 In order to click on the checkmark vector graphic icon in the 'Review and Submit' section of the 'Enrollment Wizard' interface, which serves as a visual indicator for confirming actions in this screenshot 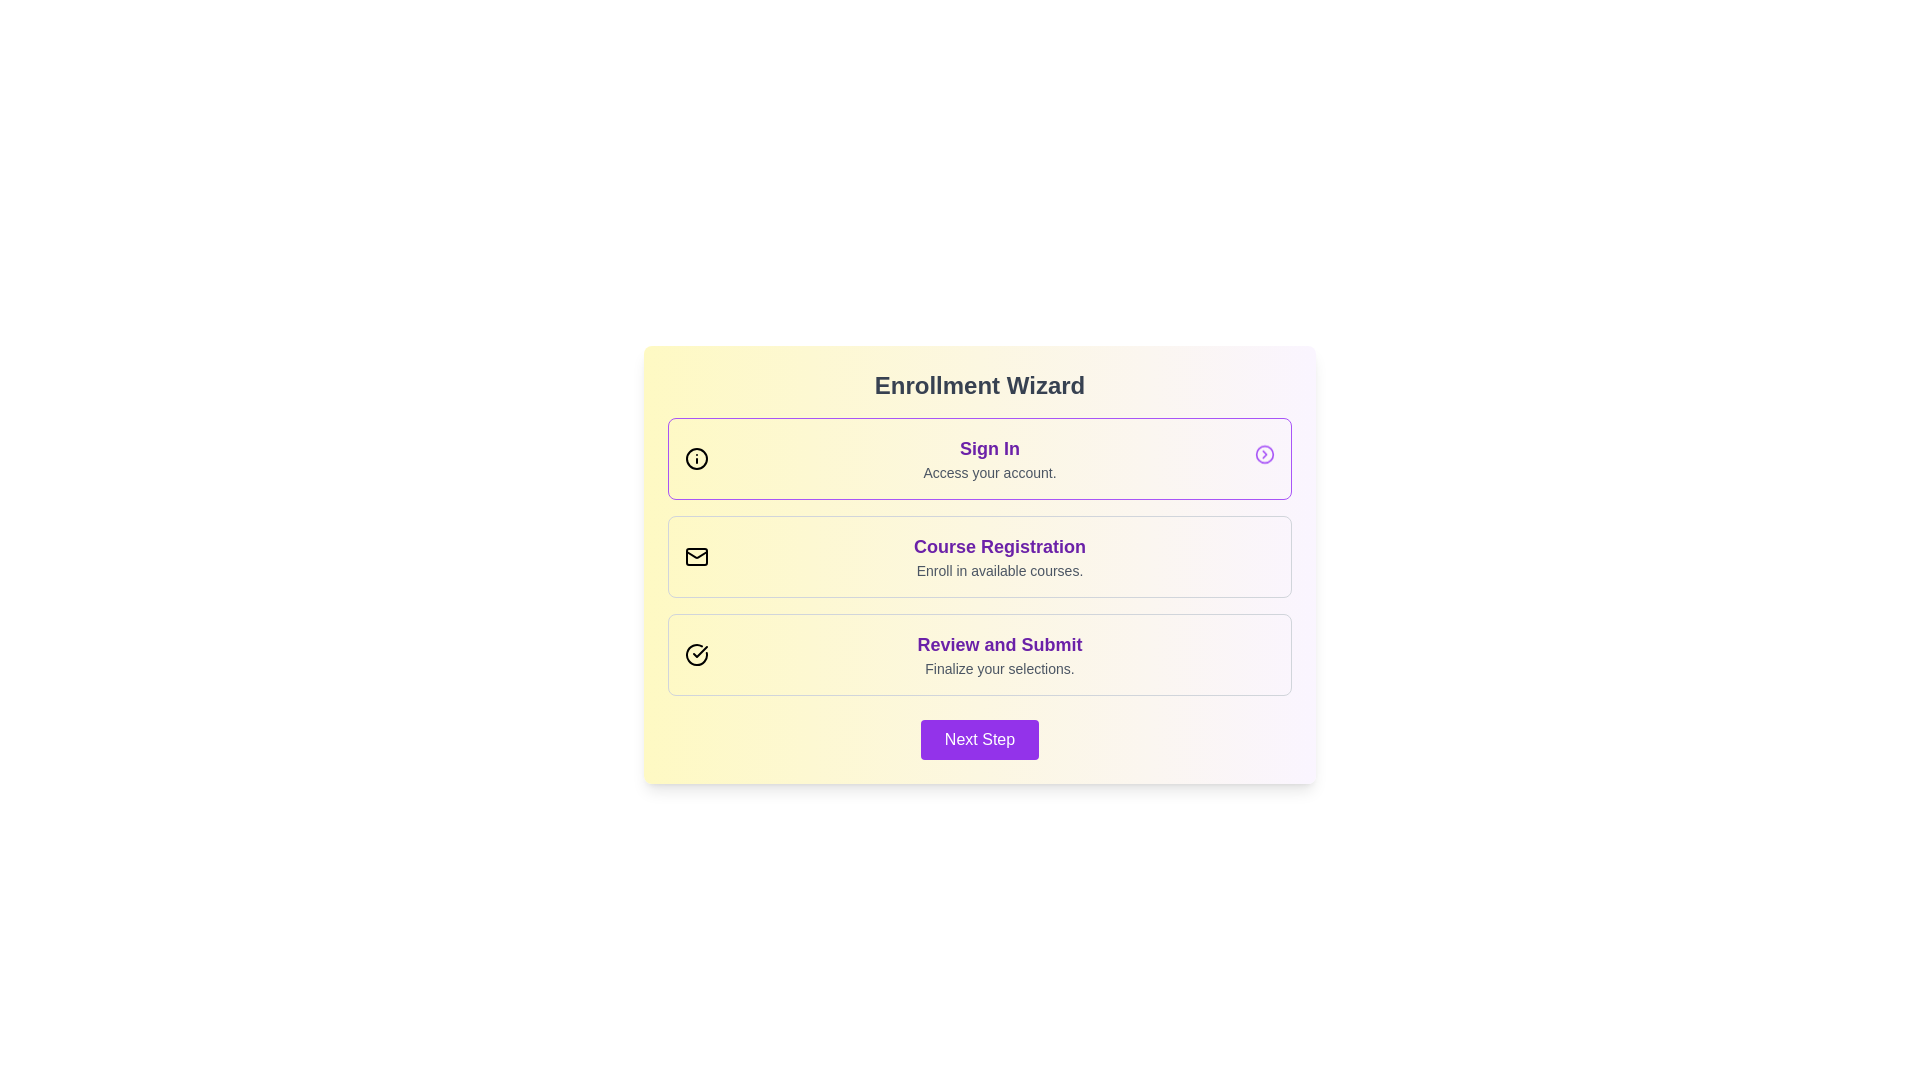, I will do `click(700, 651)`.